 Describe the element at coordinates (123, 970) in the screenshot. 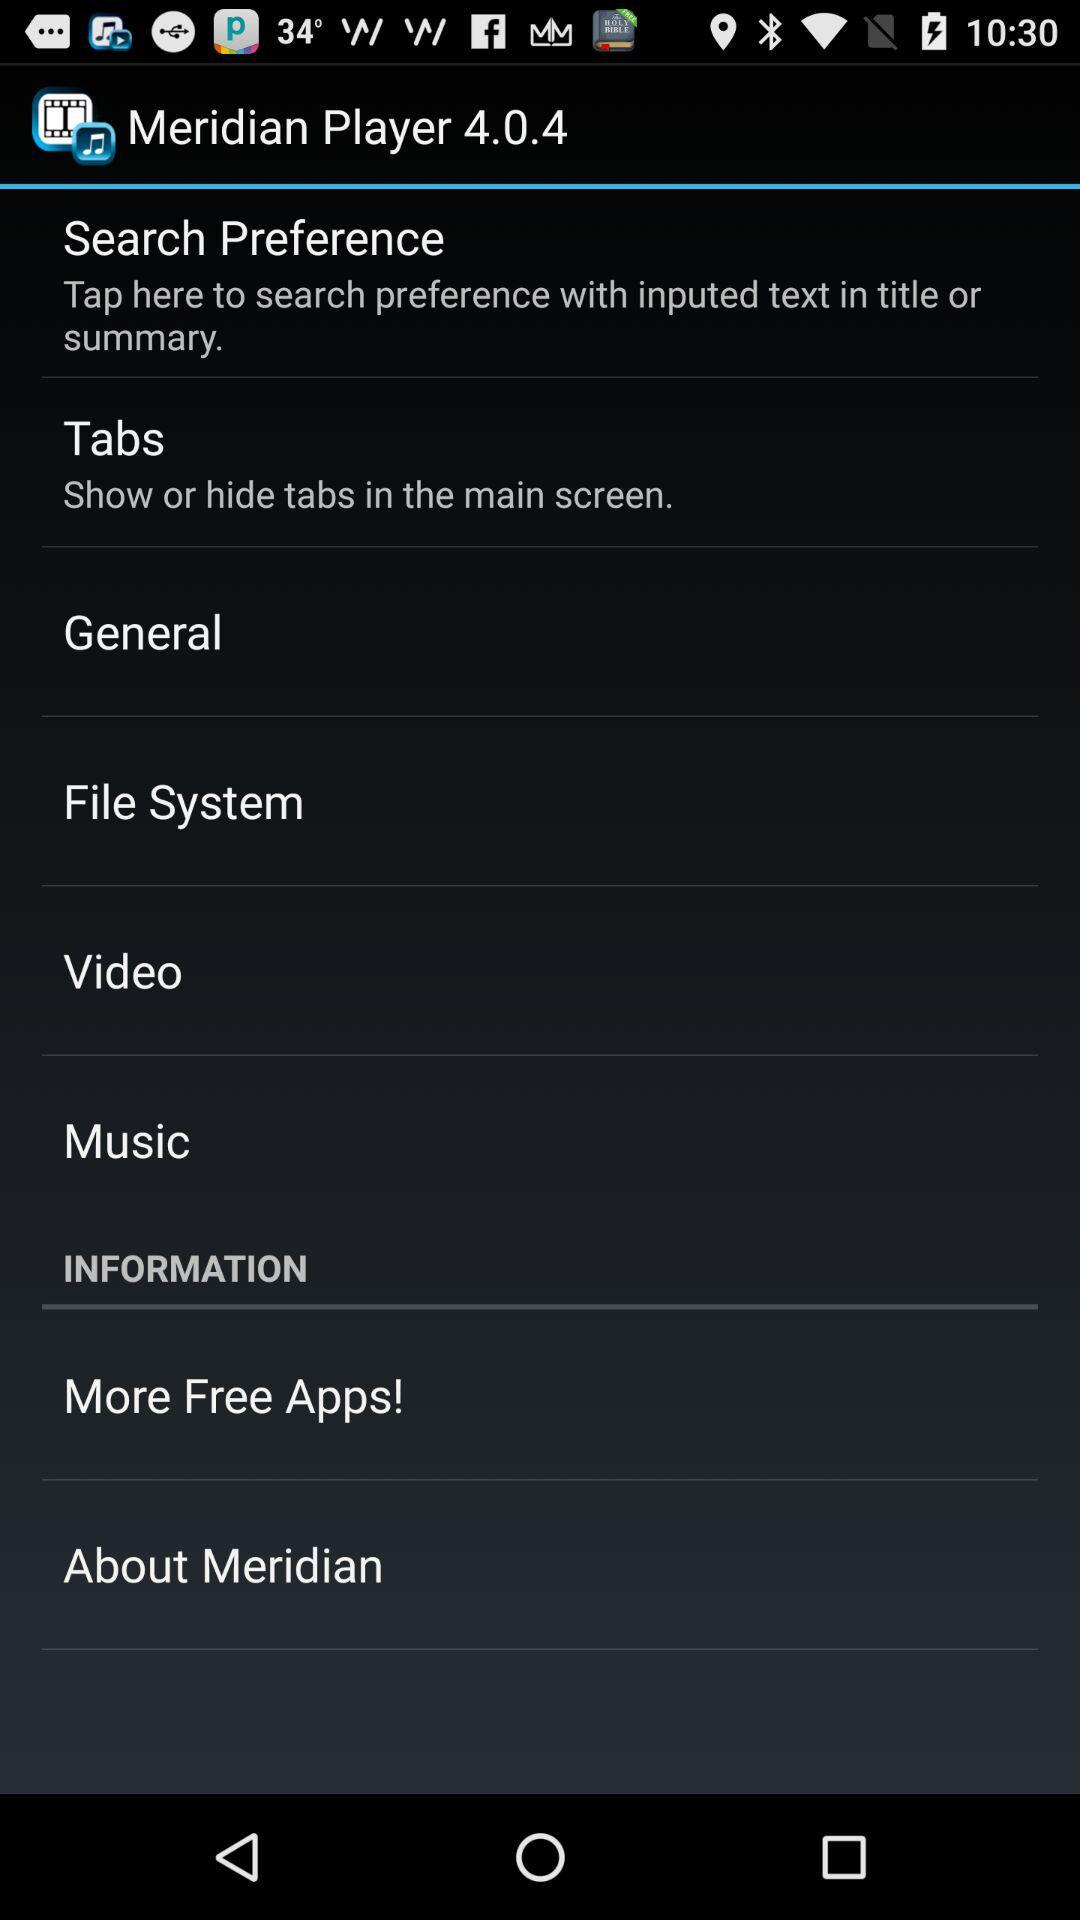

I see `icon above music item` at that location.